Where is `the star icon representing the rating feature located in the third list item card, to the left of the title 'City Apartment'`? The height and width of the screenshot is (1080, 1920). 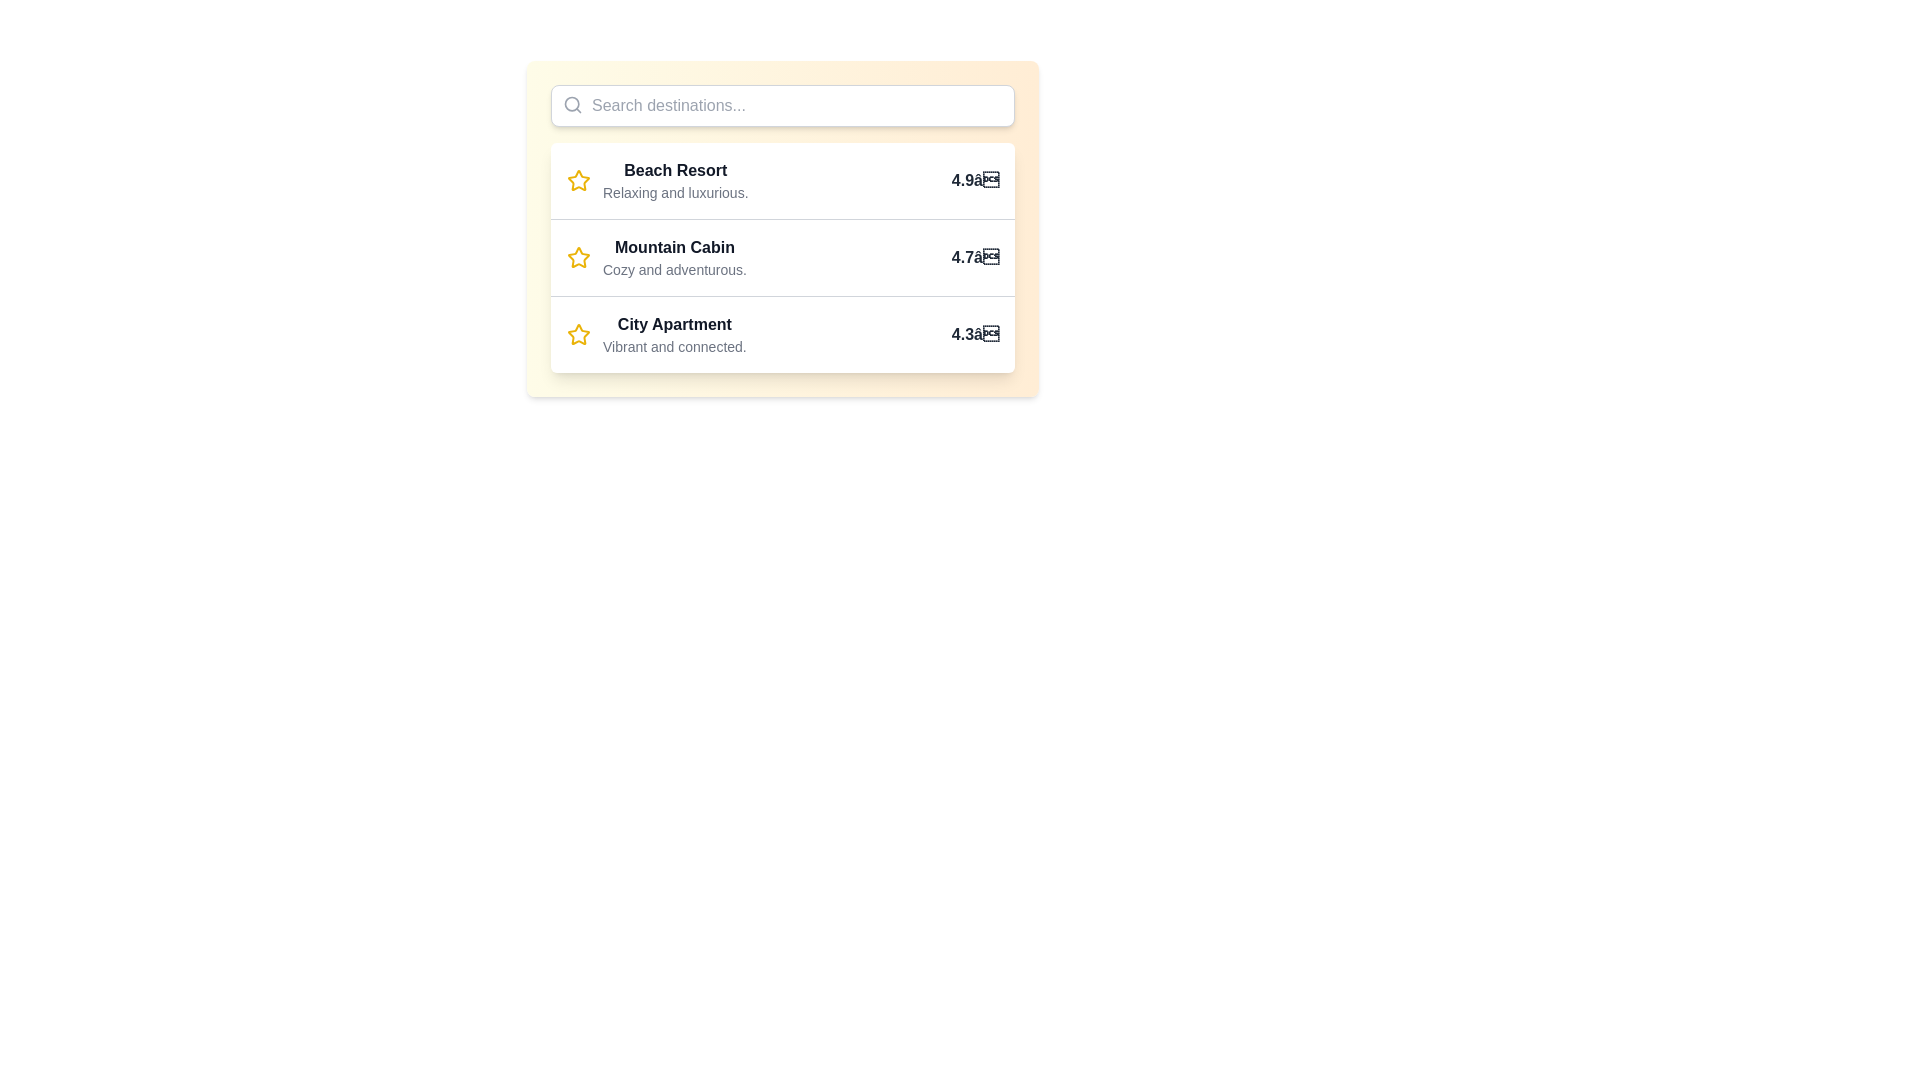
the star icon representing the rating feature located in the third list item card, to the left of the title 'City Apartment' is located at coordinates (578, 333).